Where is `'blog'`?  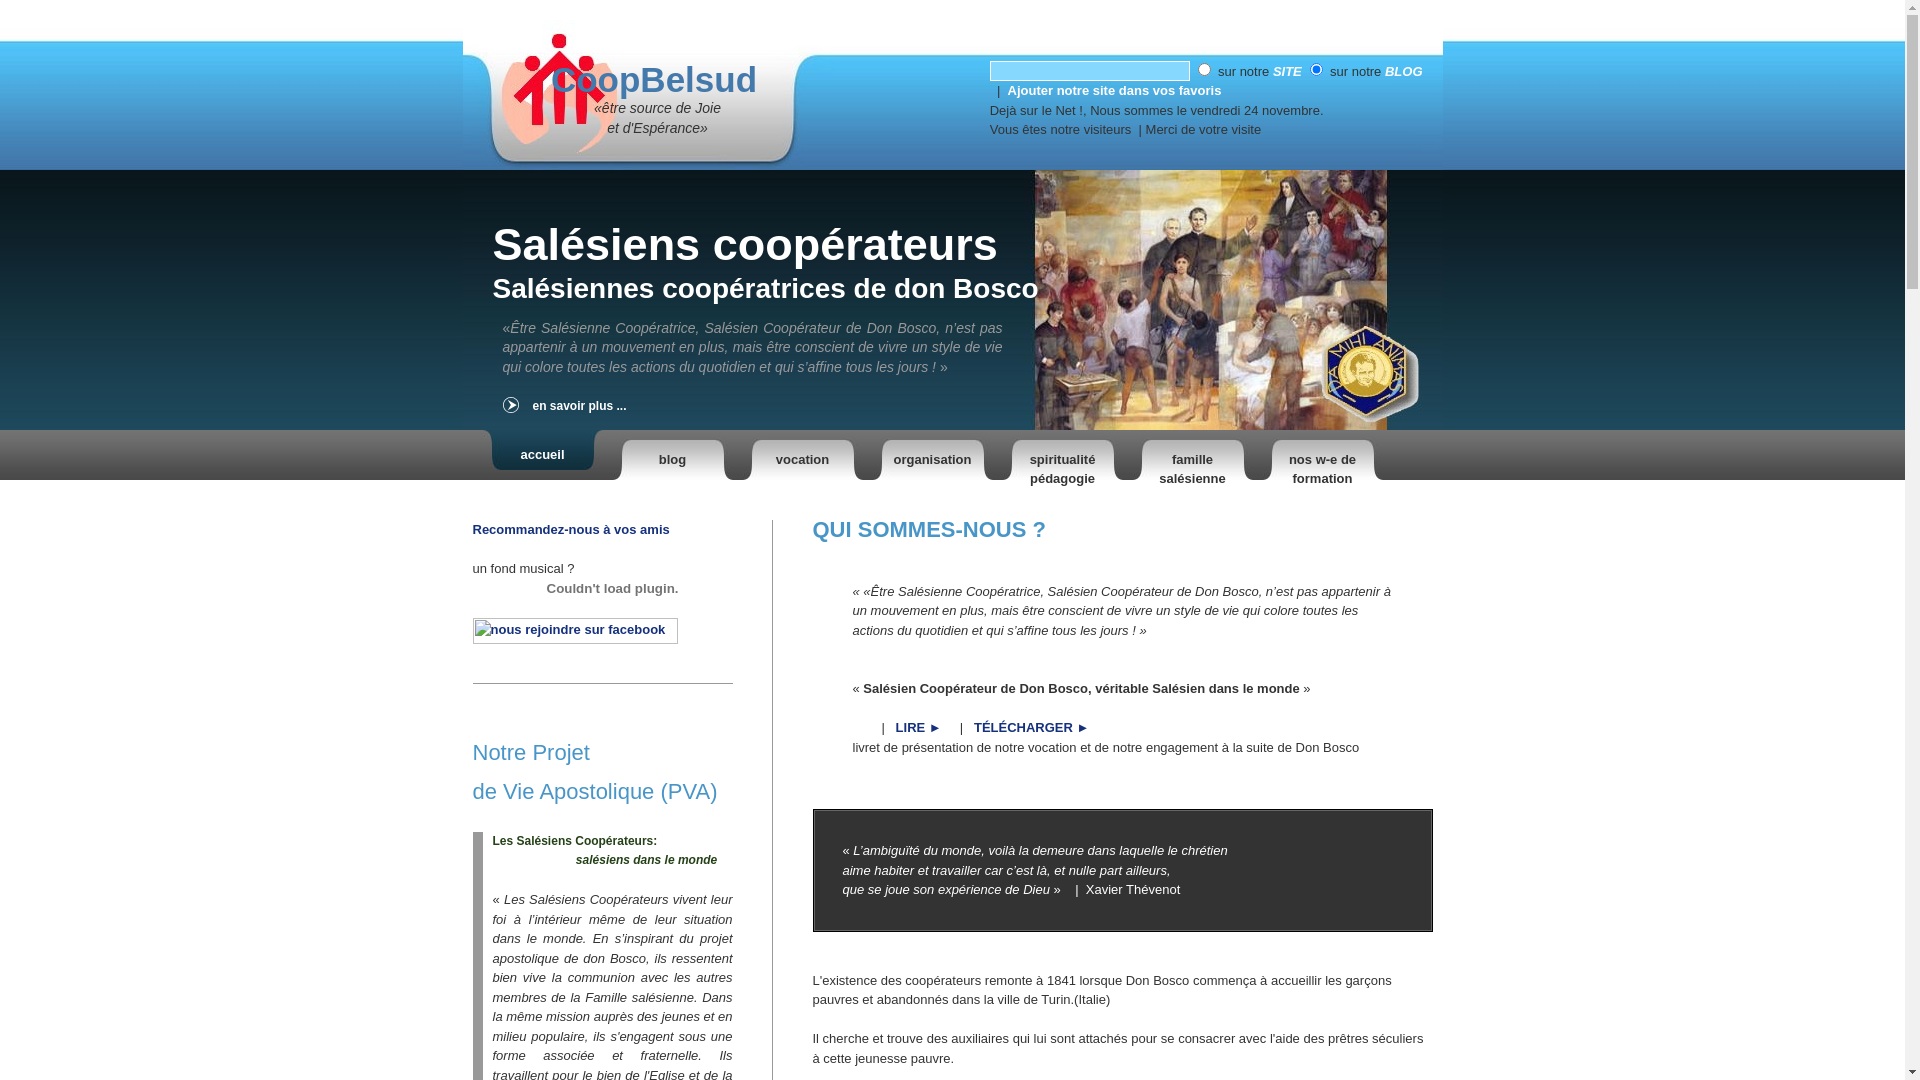 'blog' is located at coordinates (672, 455).